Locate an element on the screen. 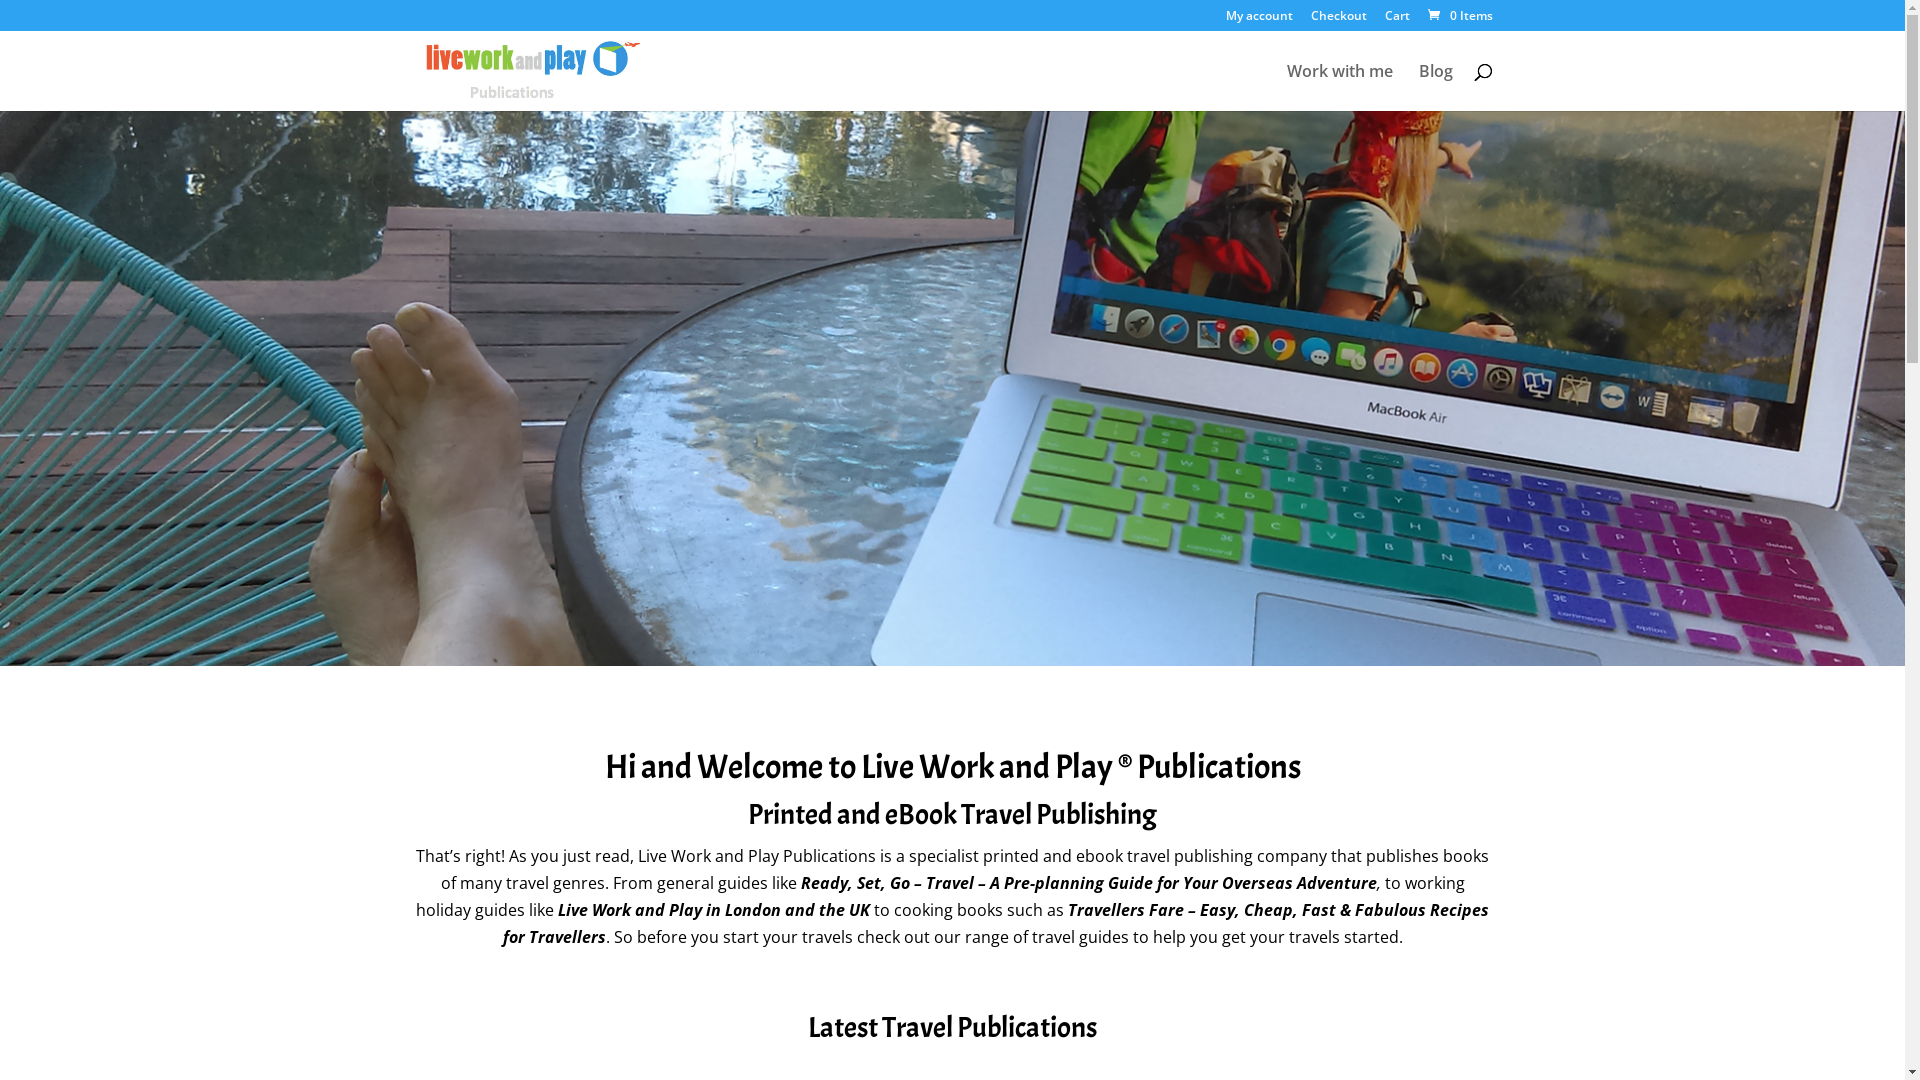 This screenshot has height=1080, width=1920. 'Checkout' is located at coordinates (1338, 20).